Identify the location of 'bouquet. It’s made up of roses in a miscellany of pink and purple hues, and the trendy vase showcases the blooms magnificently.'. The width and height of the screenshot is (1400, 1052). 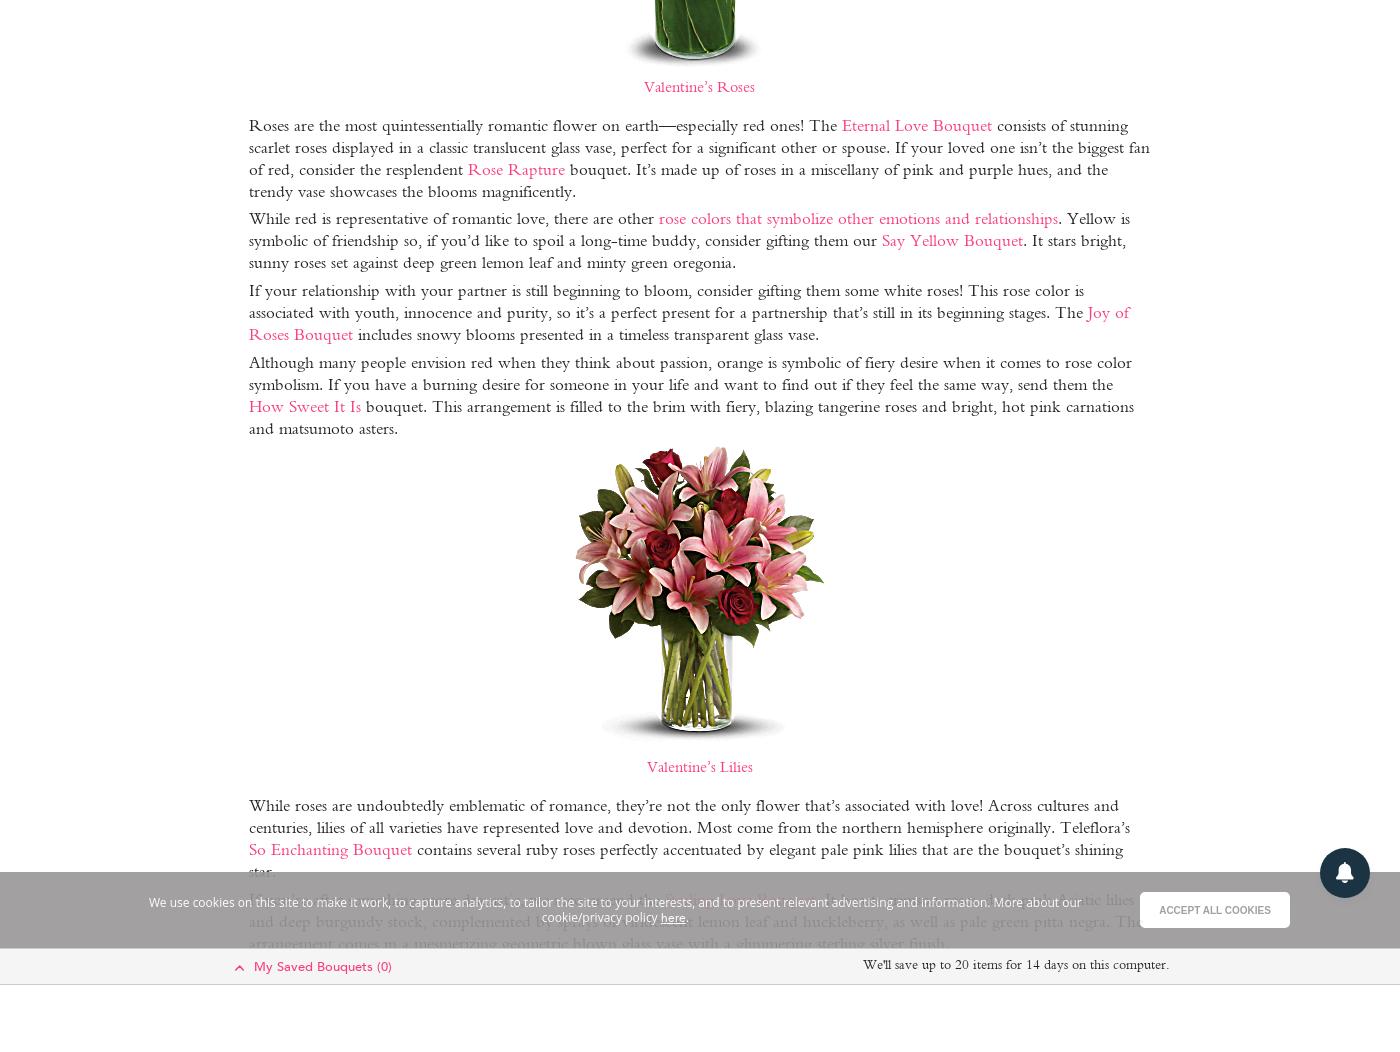
(677, 179).